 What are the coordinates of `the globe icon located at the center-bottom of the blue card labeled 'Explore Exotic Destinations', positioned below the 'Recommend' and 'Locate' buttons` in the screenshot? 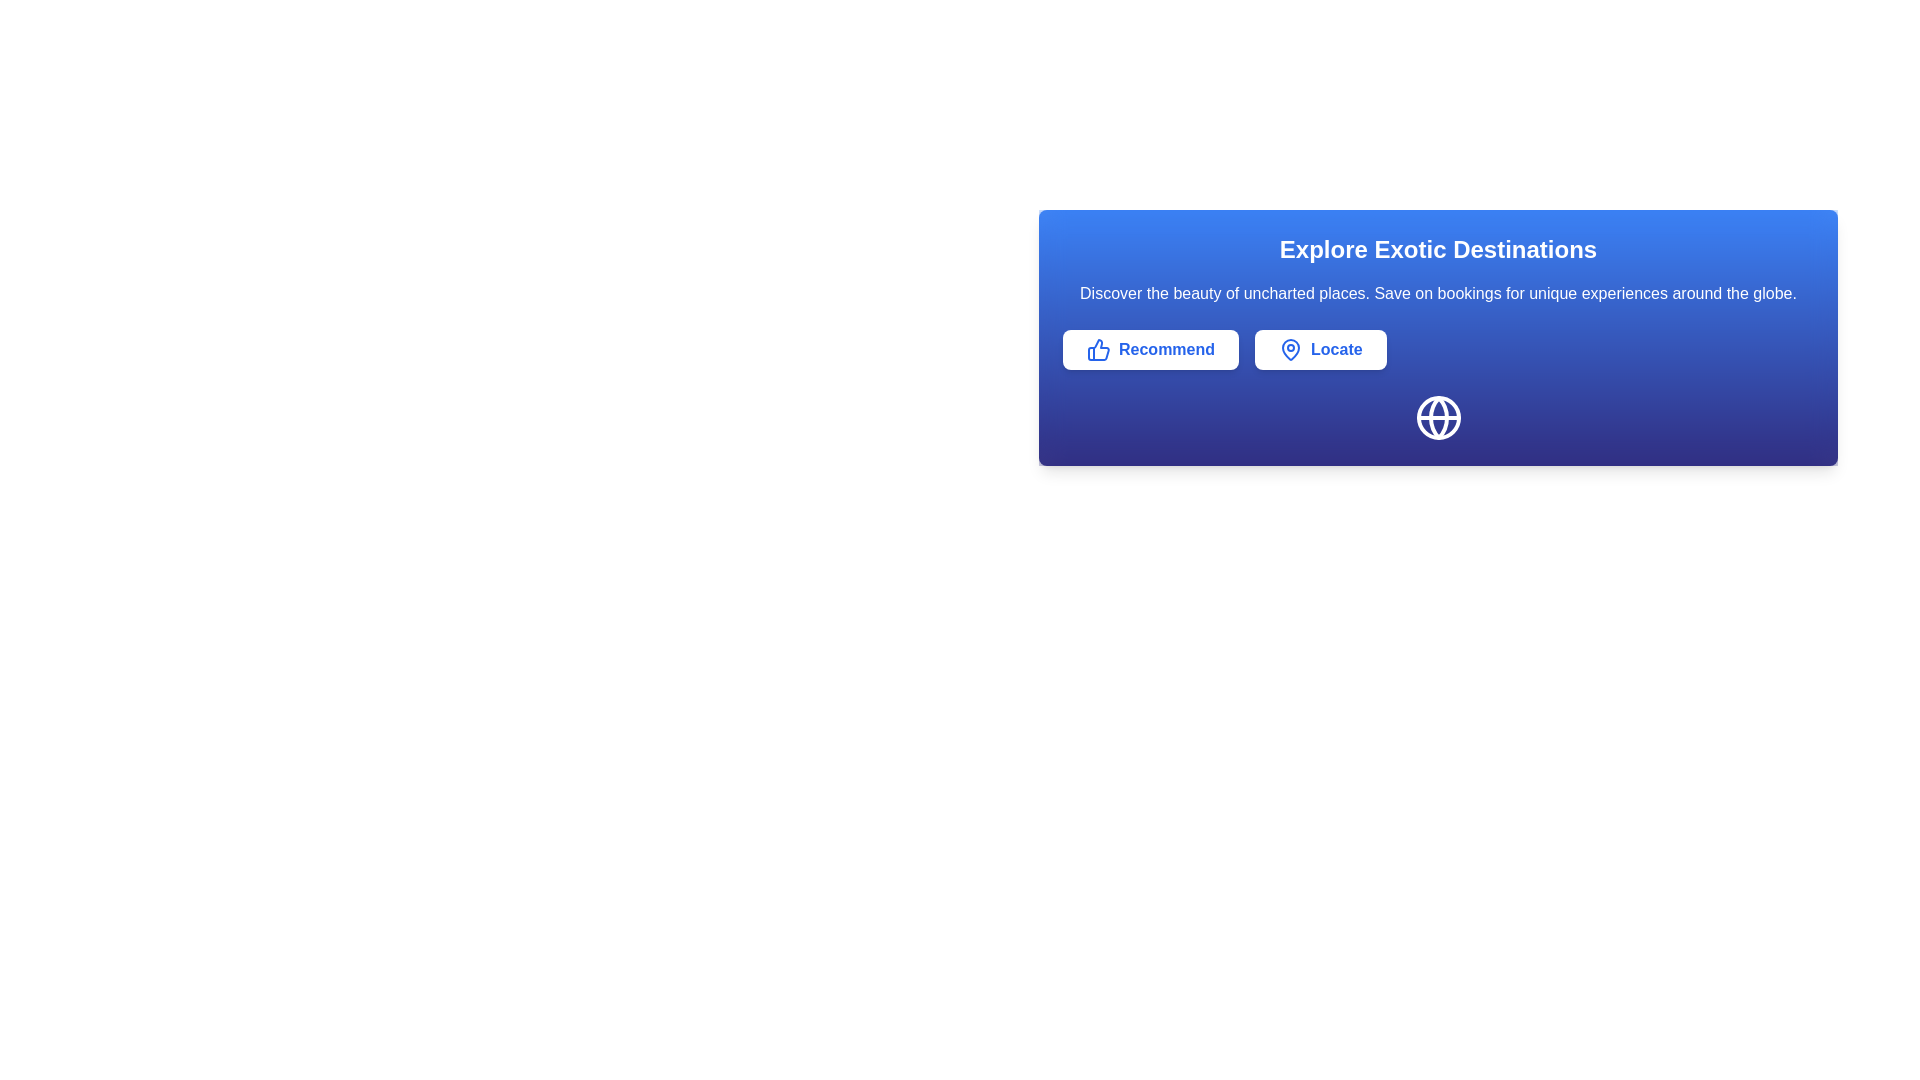 It's located at (1437, 416).